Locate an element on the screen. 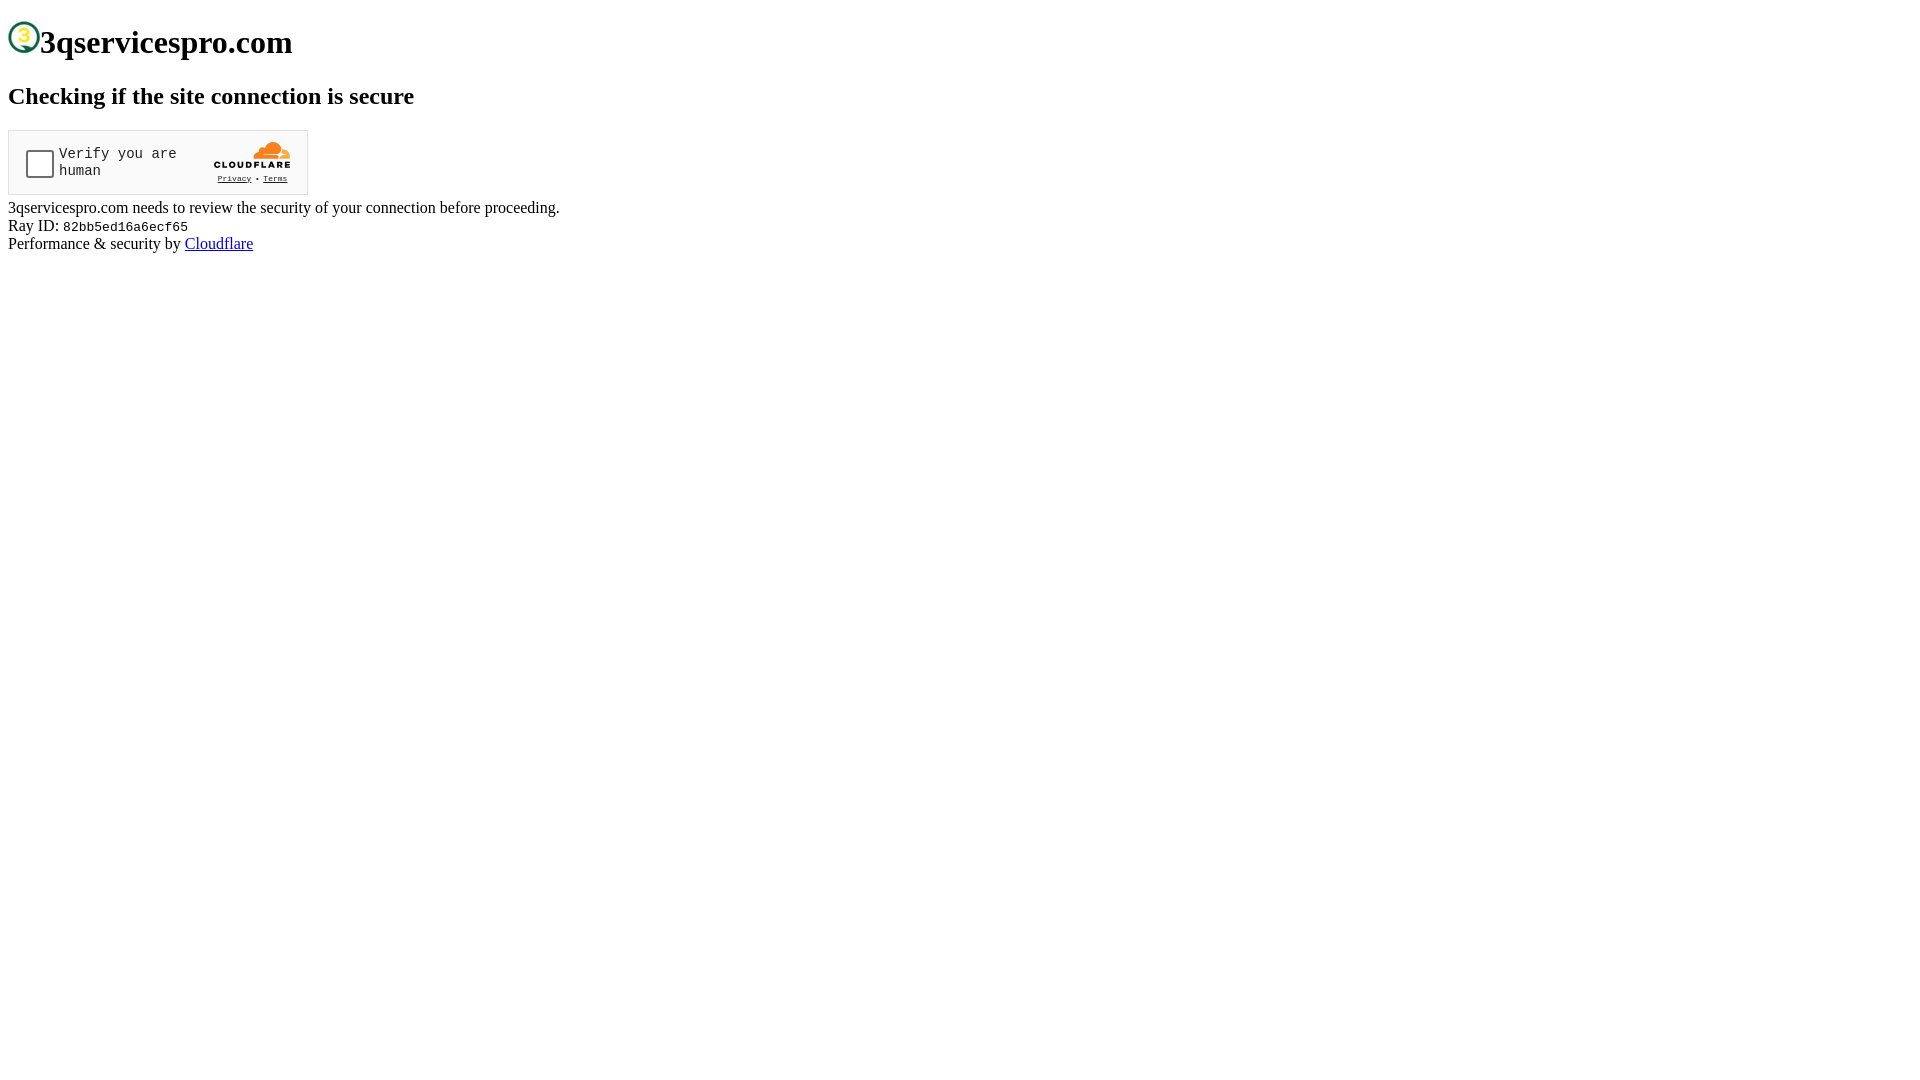  'Cloudflare' is located at coordinates (219, 242).